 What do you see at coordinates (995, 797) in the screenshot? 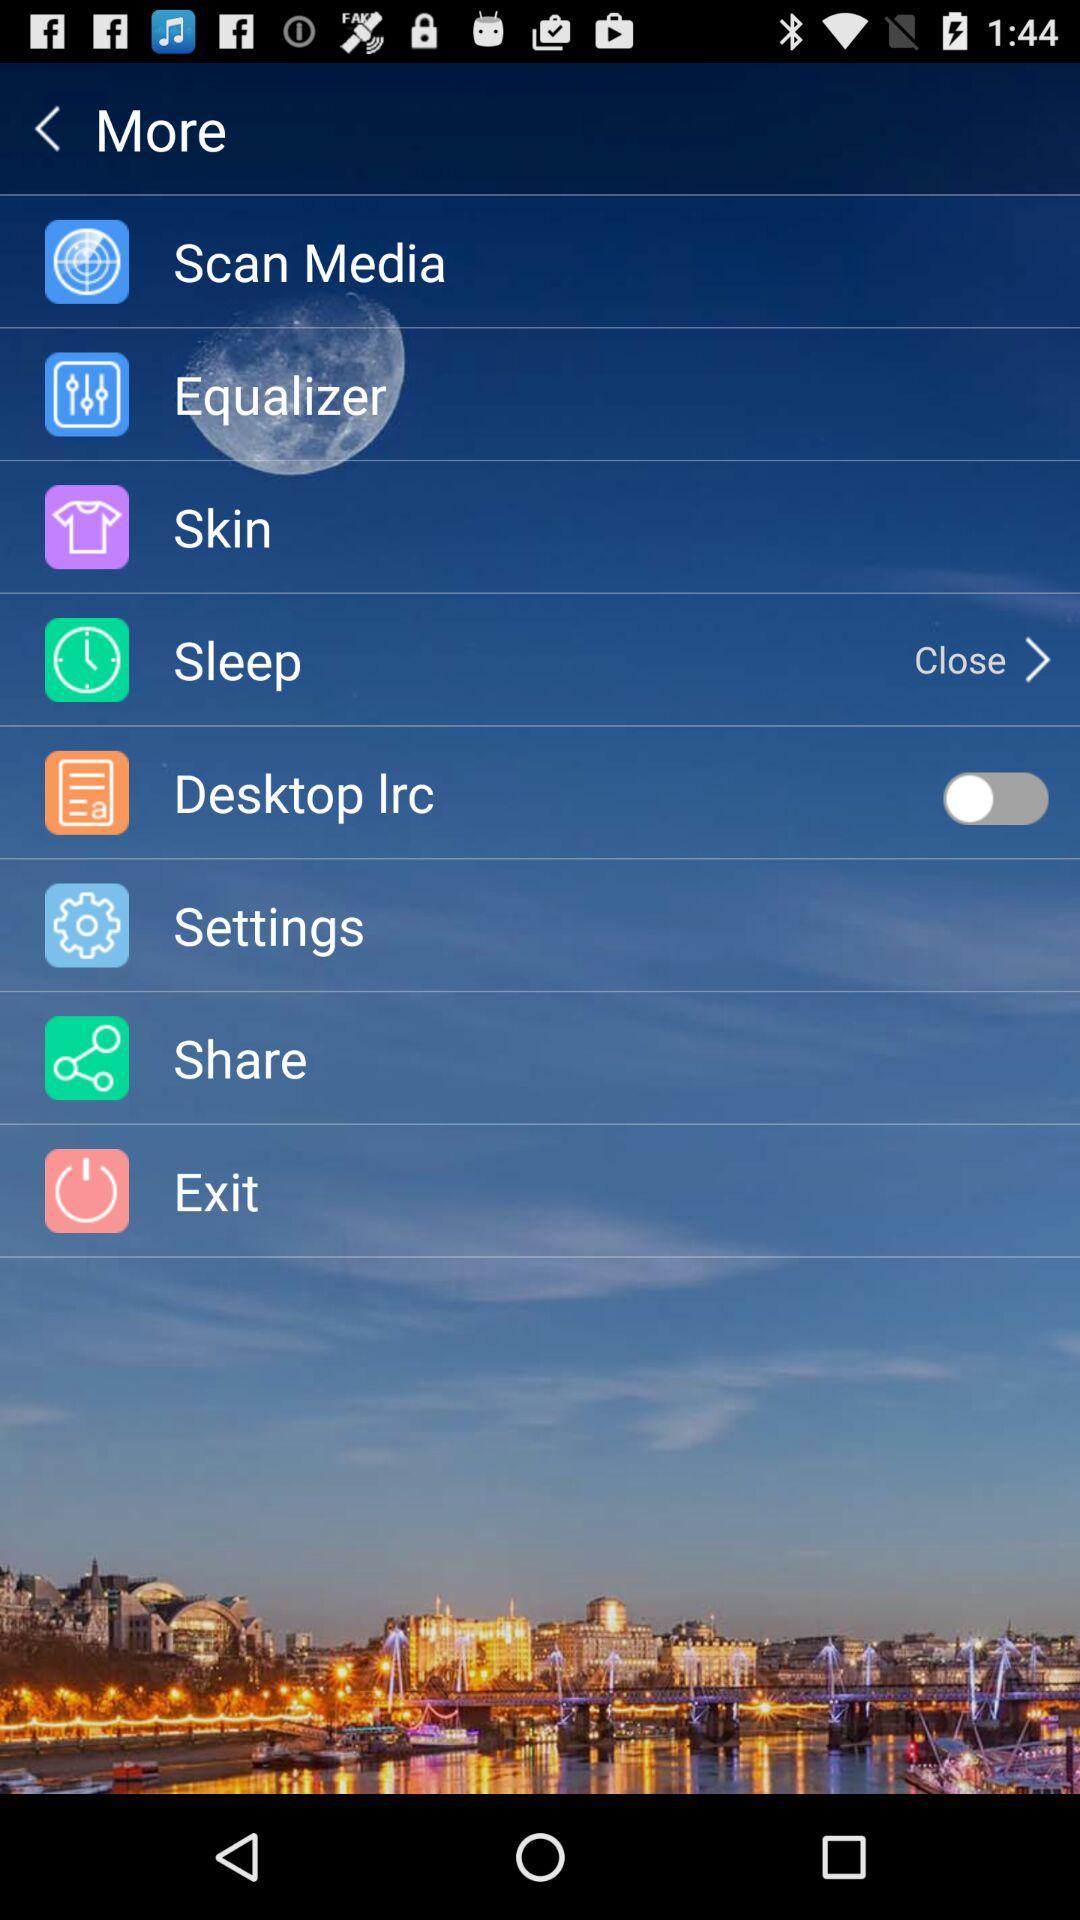
I see `icon to the right of desktop lrc` at bounding box center [995, 797].